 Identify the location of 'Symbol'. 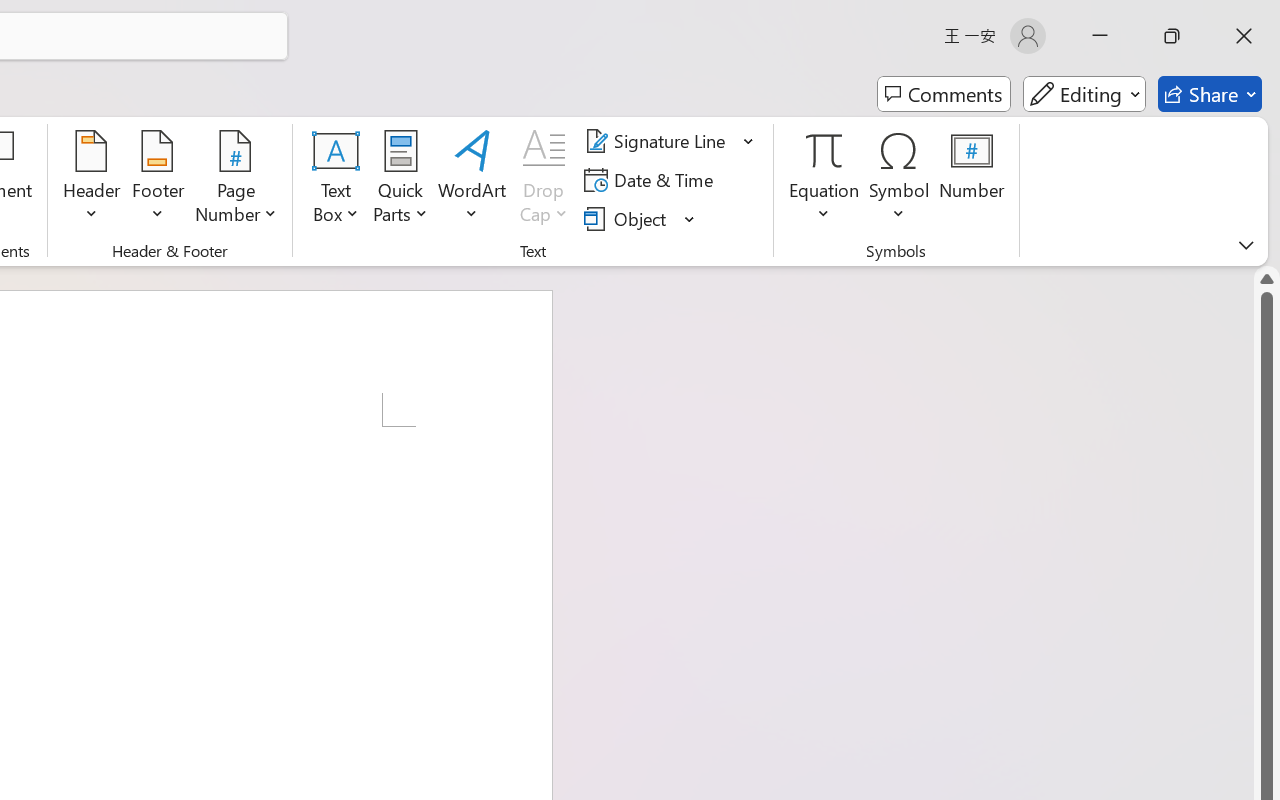
(898, 179).